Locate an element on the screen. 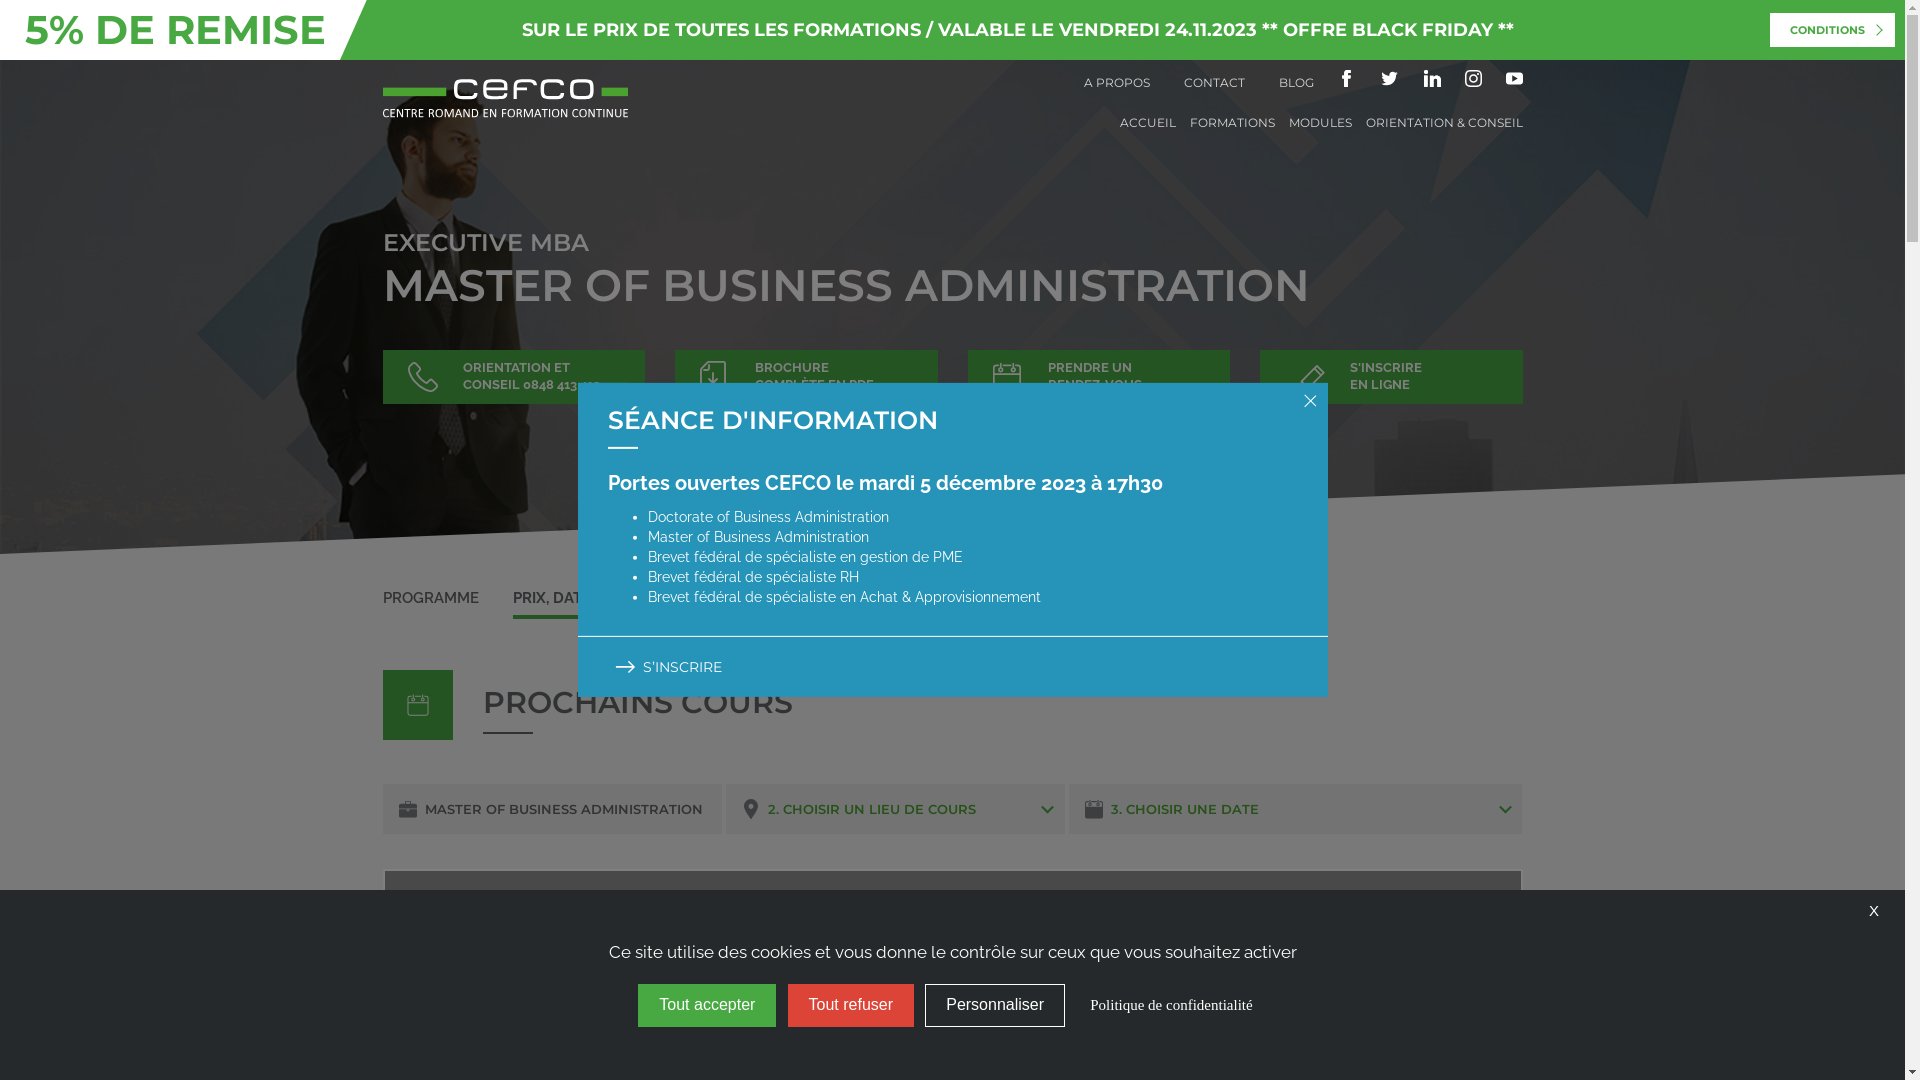 This screenshot has width=1920, height=1080. 'PROGRAMME' is located at coordinates (382, 596).